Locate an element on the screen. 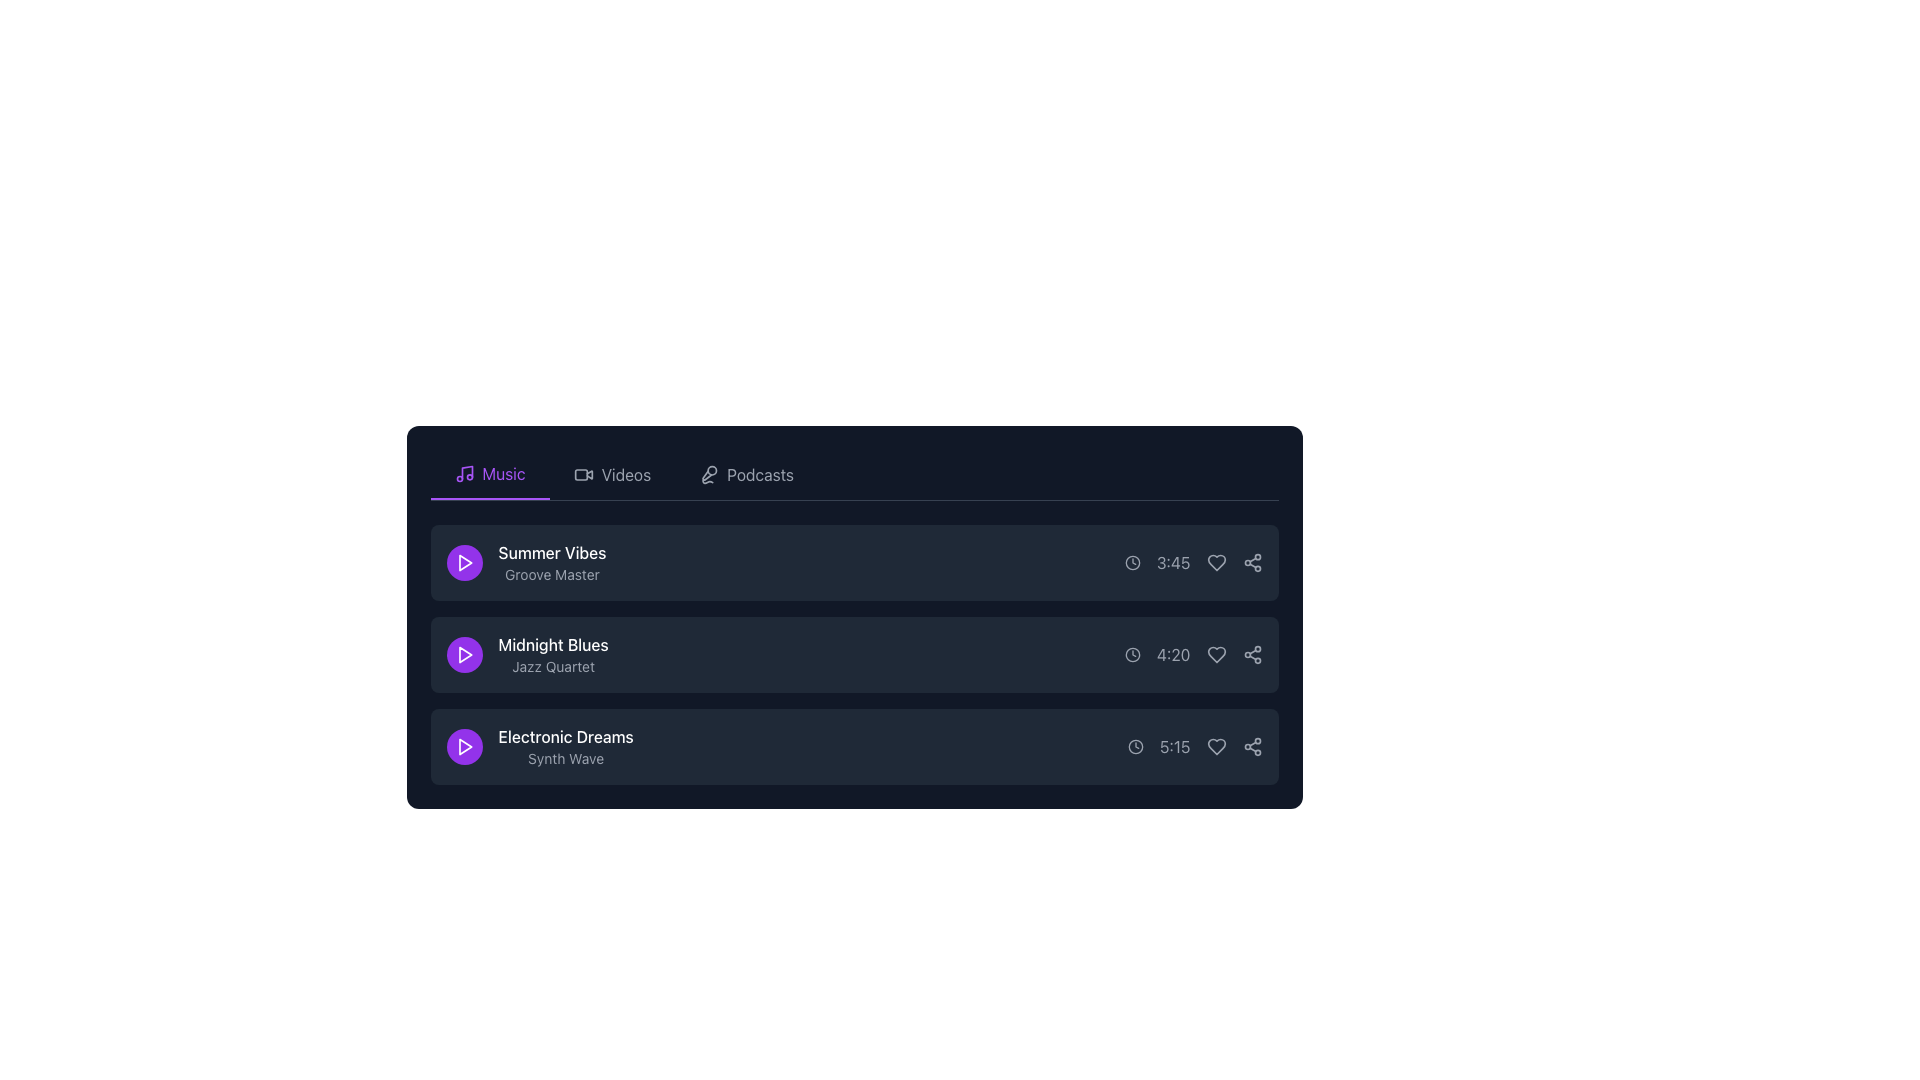  descriptive text of the media item titled 'Electronic Dreams' with genre 'Synth Wave', which is the third item in the 'Music' section is located at coordinates (540, 747).